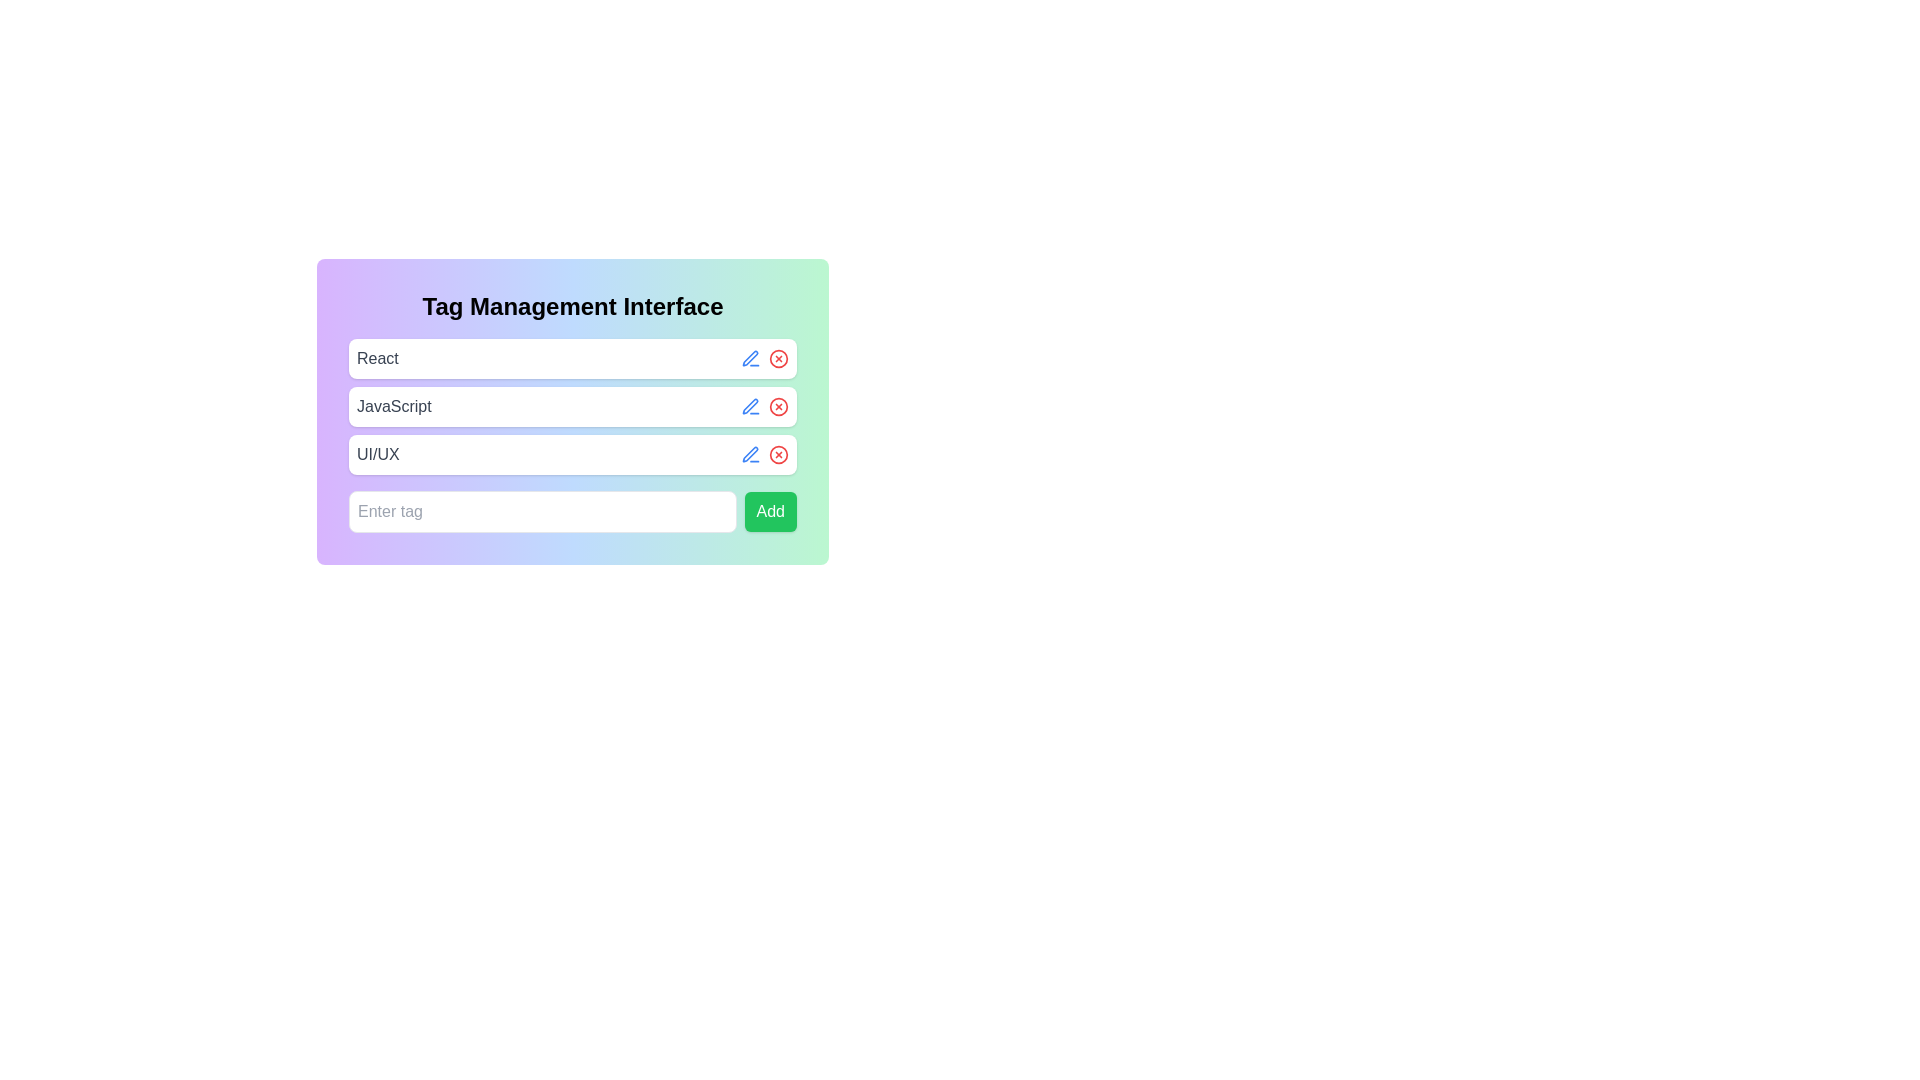 The width and height of the screenshot is (1920, 1080). What do you see at coordinates (749, 454) in the screenshot?
I see `the decorative icon located to the right of the 'UI/UX' text field` at bounding box center [749, 454].